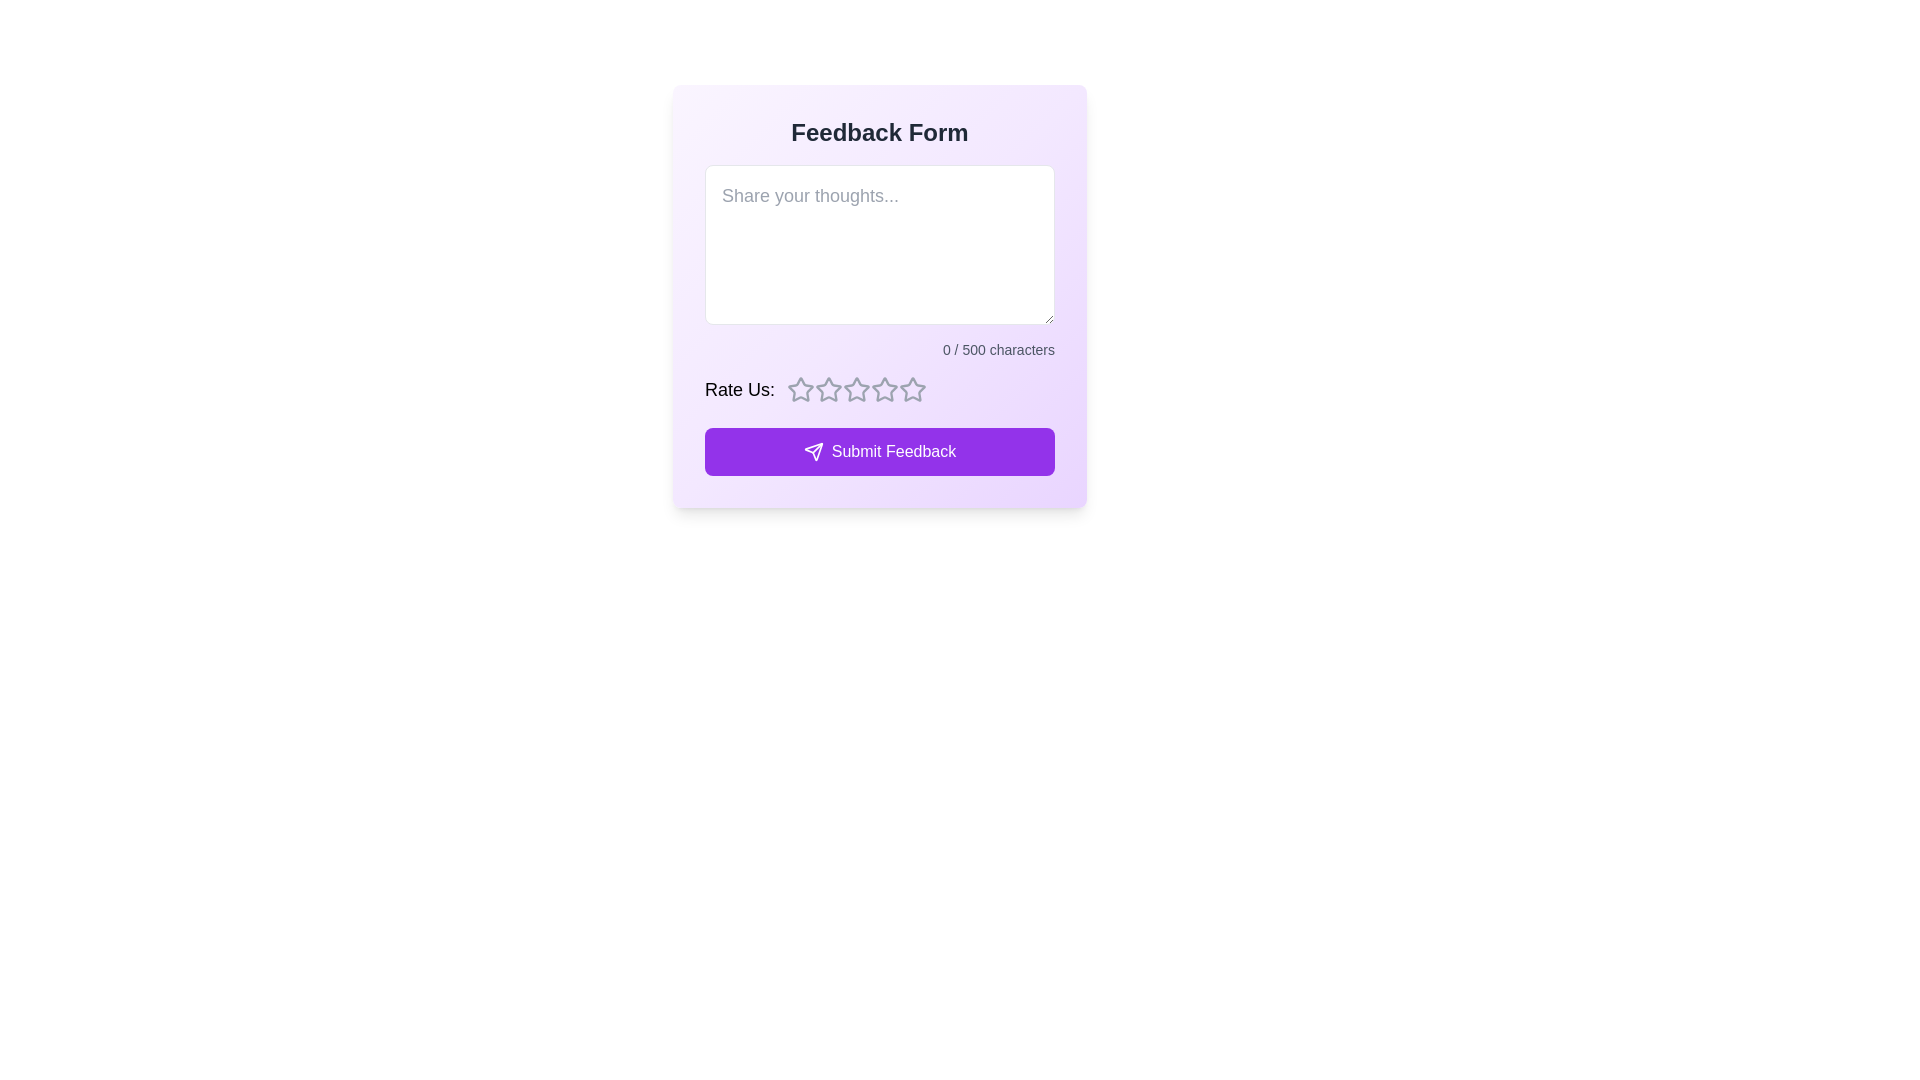 The width and height of the screenshot is (1920, 1080). I want to click on the 'Feedback Form' text heading, which is prominently displayed at the top center of the form interface with a large, bold font on a light purple background, so click(879, 132).